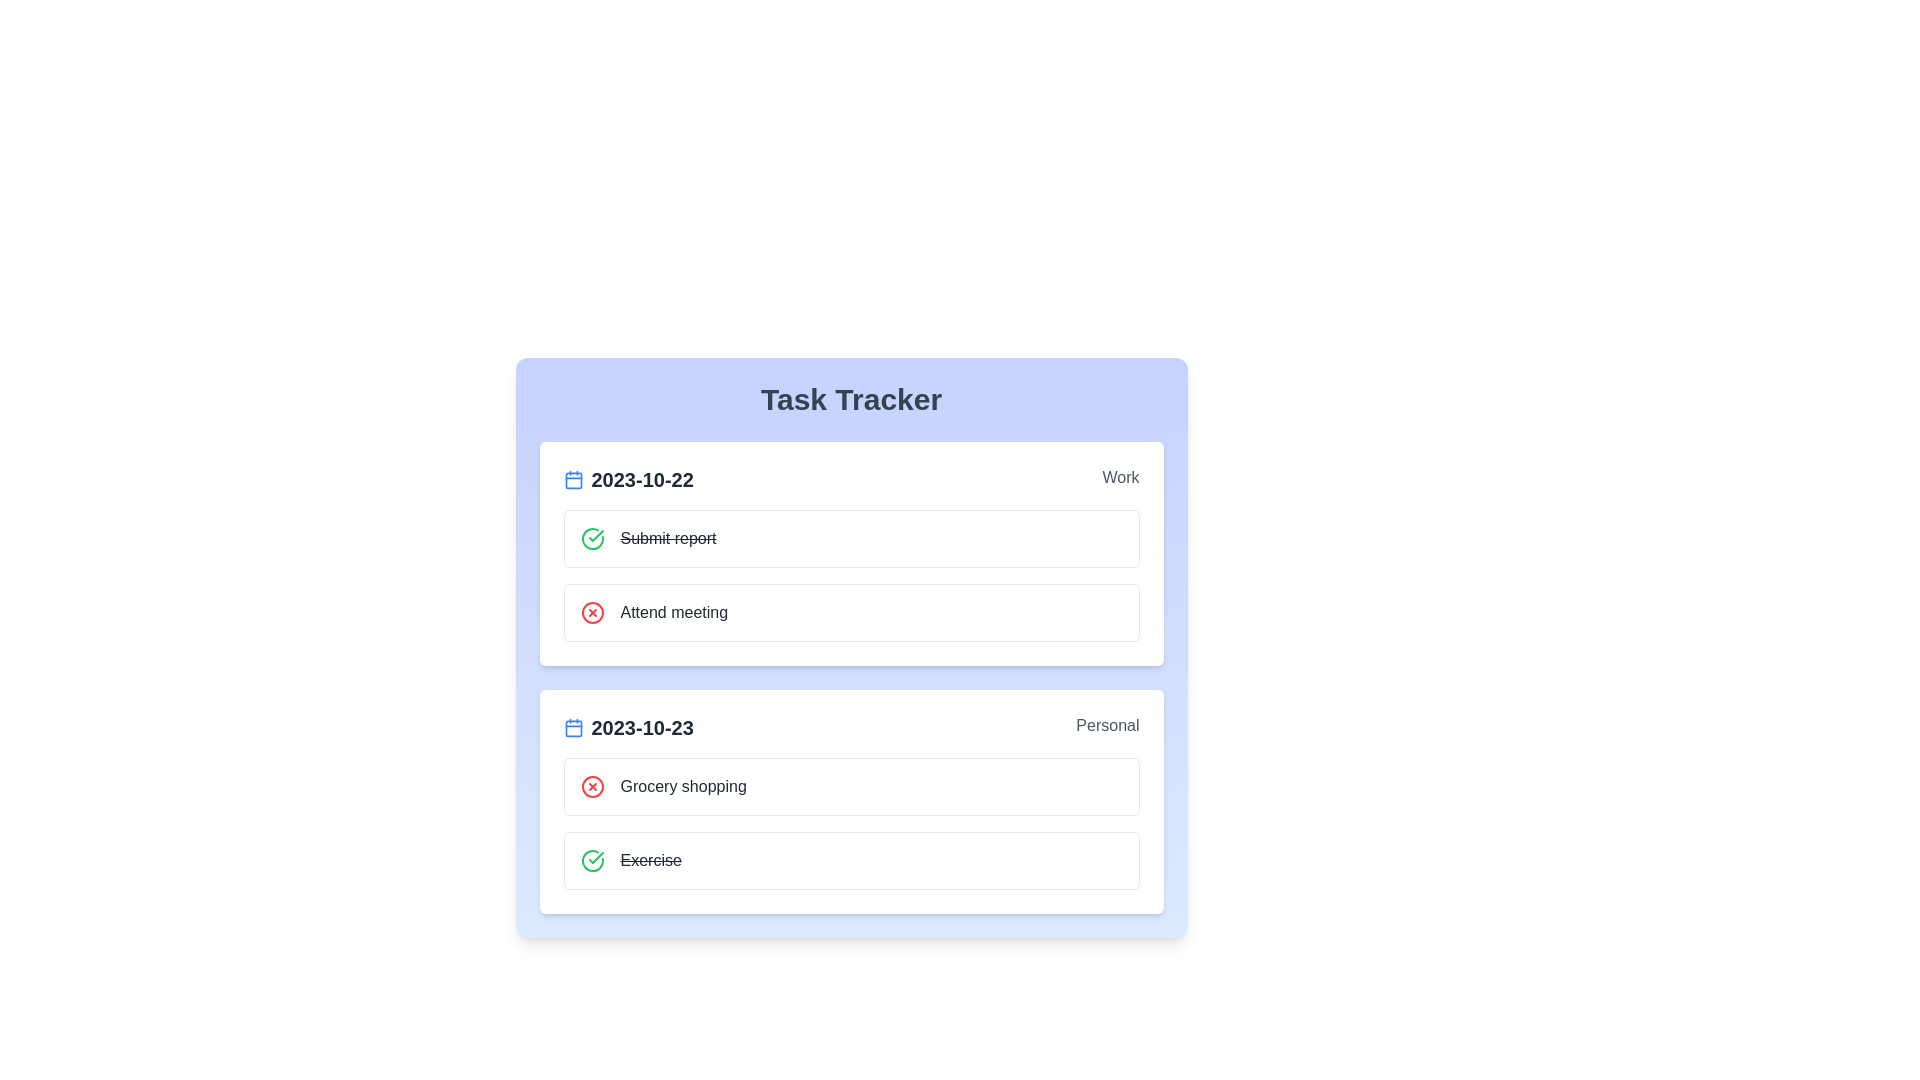 This screenshot has height=1080, width=1920. What do you see at coordinates (1106, 728) in the screenshot?
I see `the category label Personal to filter tasks by that category` at bounding box center [1106, 728].